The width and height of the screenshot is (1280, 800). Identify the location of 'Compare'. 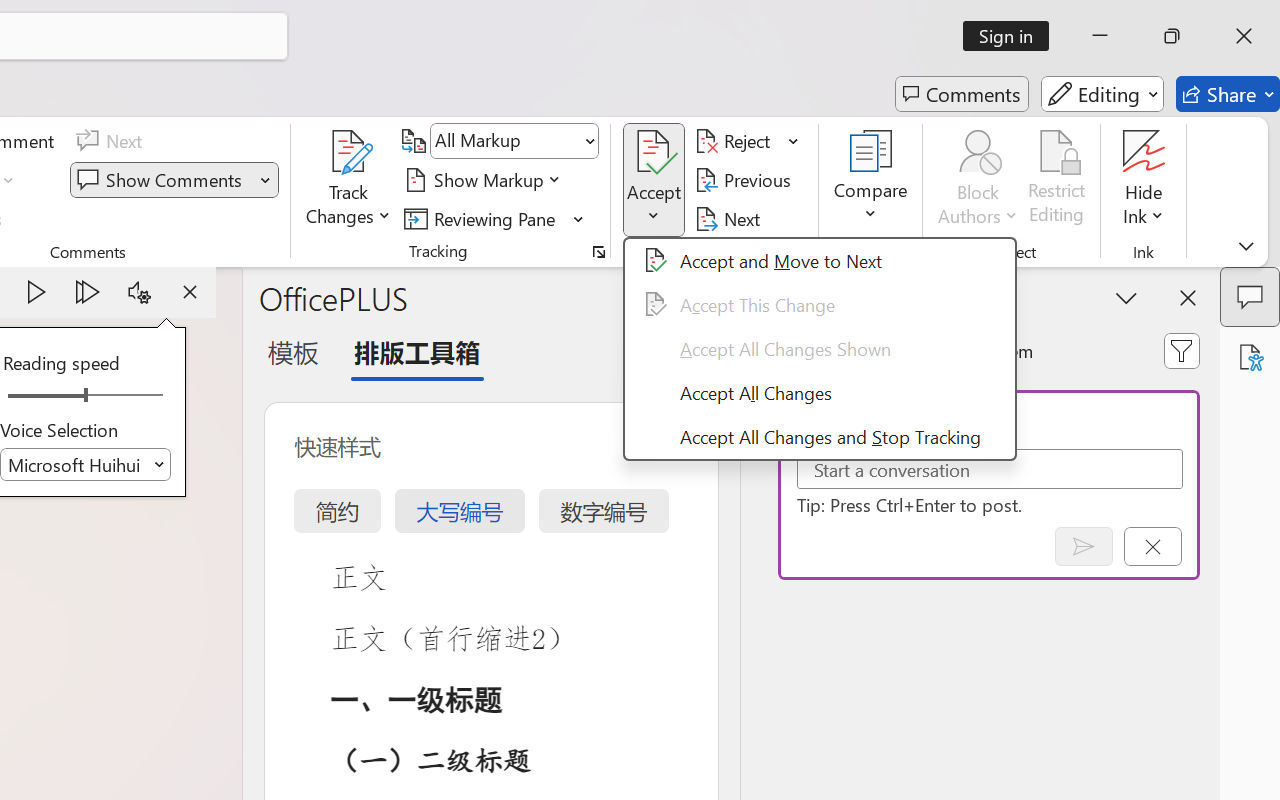
(871, 179).